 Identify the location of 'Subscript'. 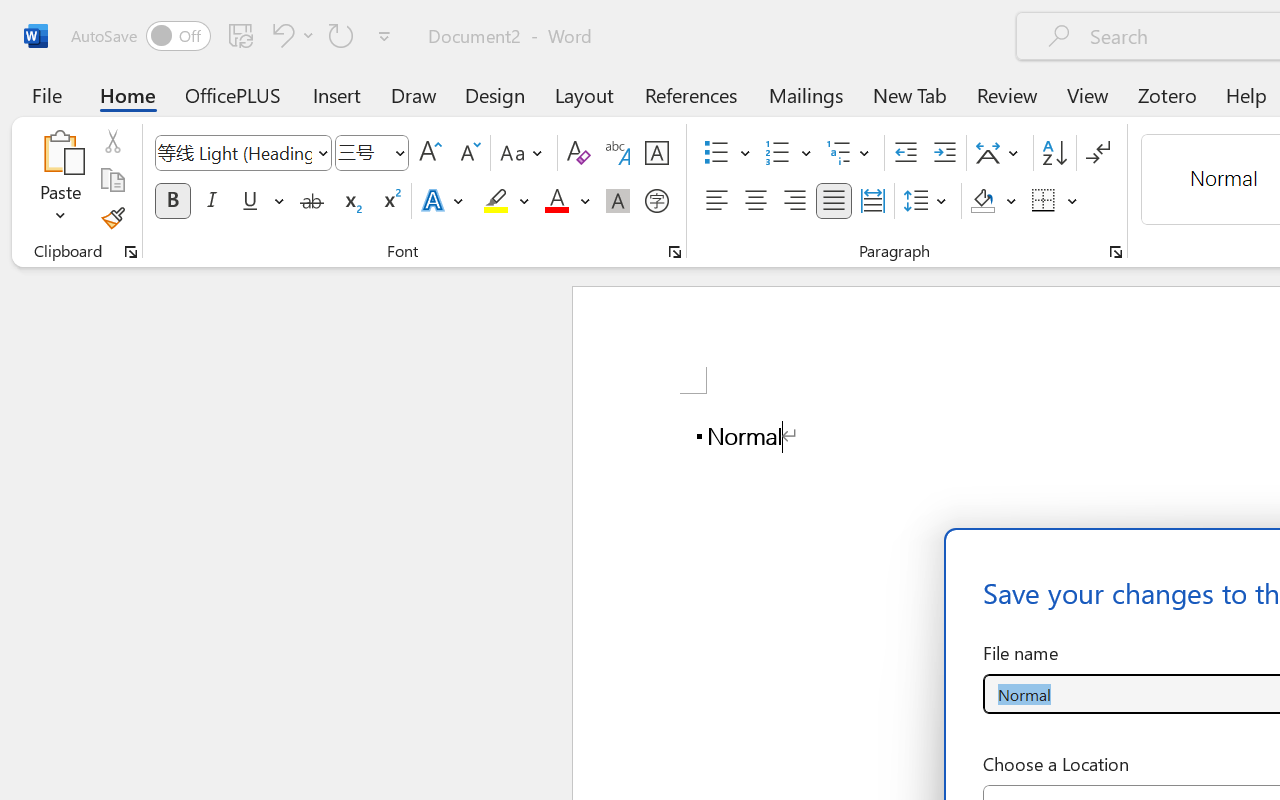
(350, 201).